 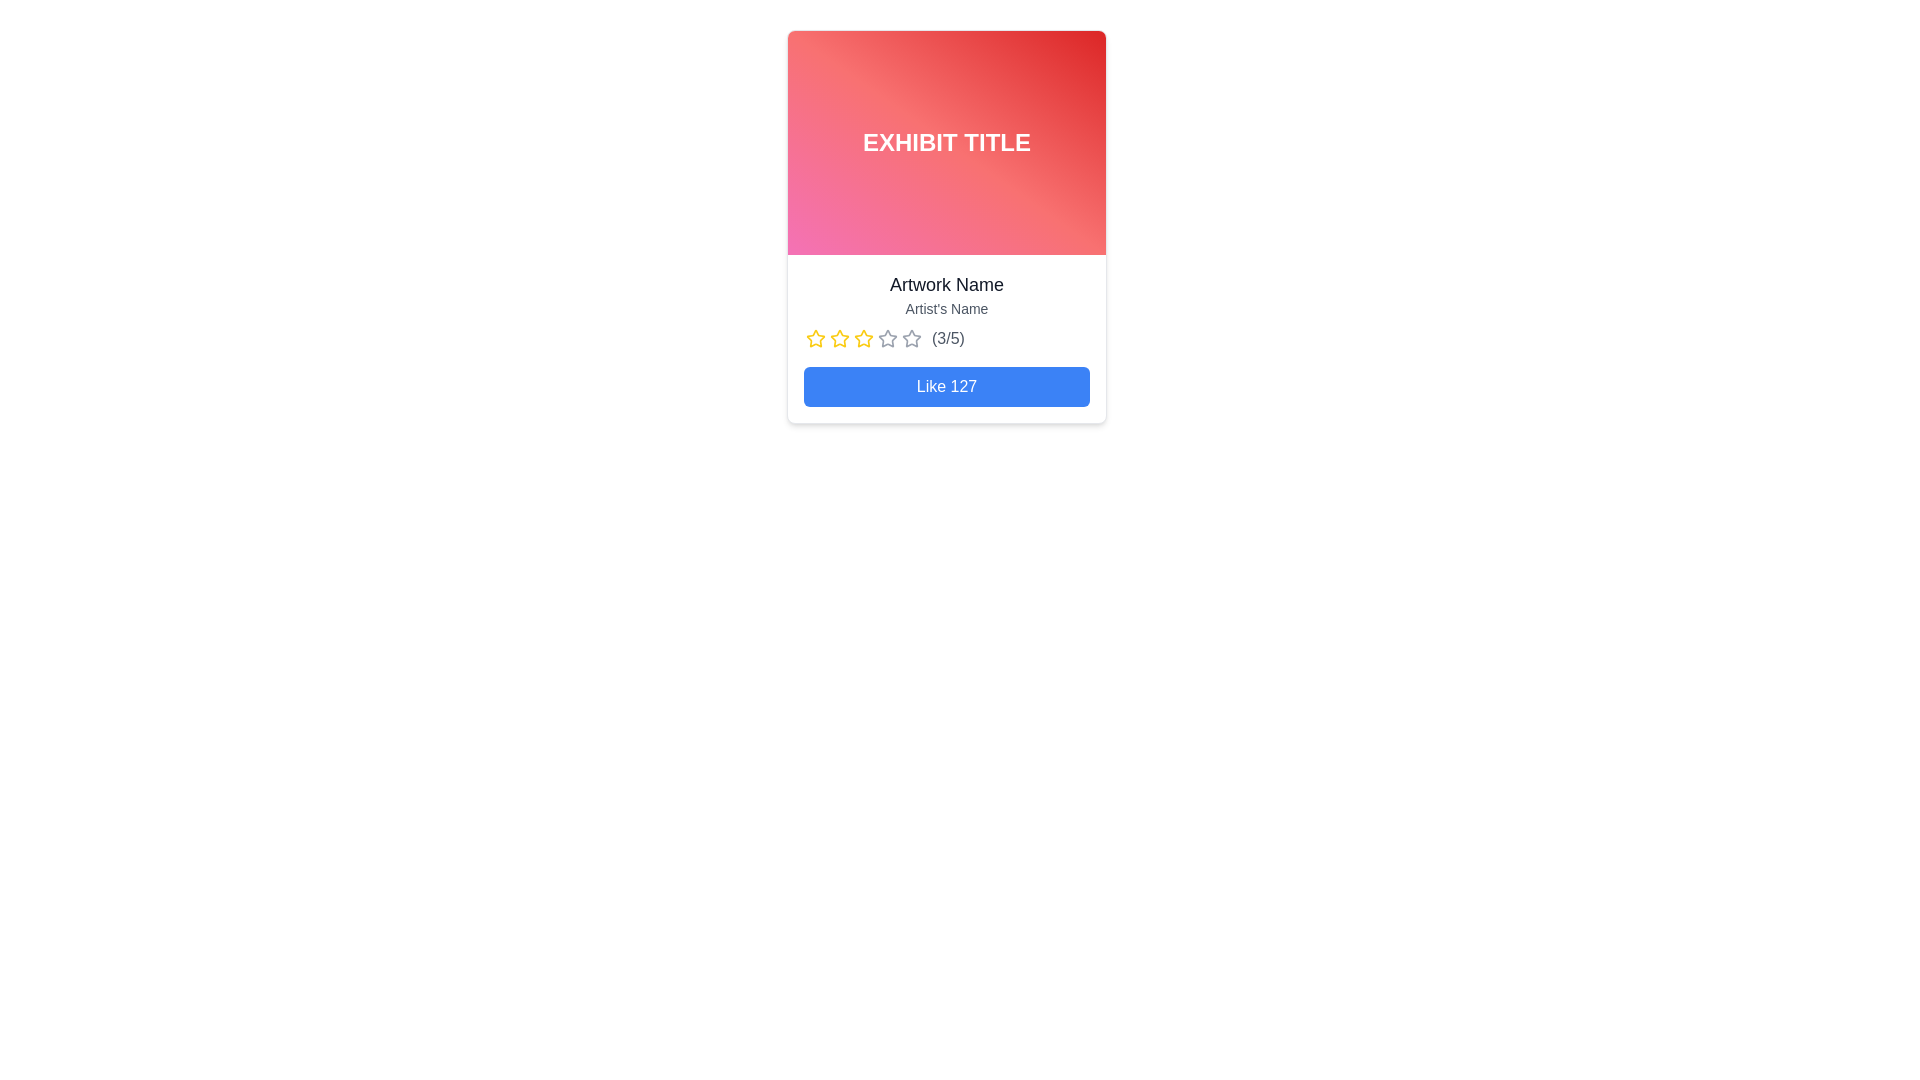 What do you see at coordinates (945, 141) in the screenshot?
I see `the static text label displaying 'Exhibit Title' in bold, uppercase white font against a pink to red gradient background, located at the upper section of the card-like component` at bounding box center [945, 141].